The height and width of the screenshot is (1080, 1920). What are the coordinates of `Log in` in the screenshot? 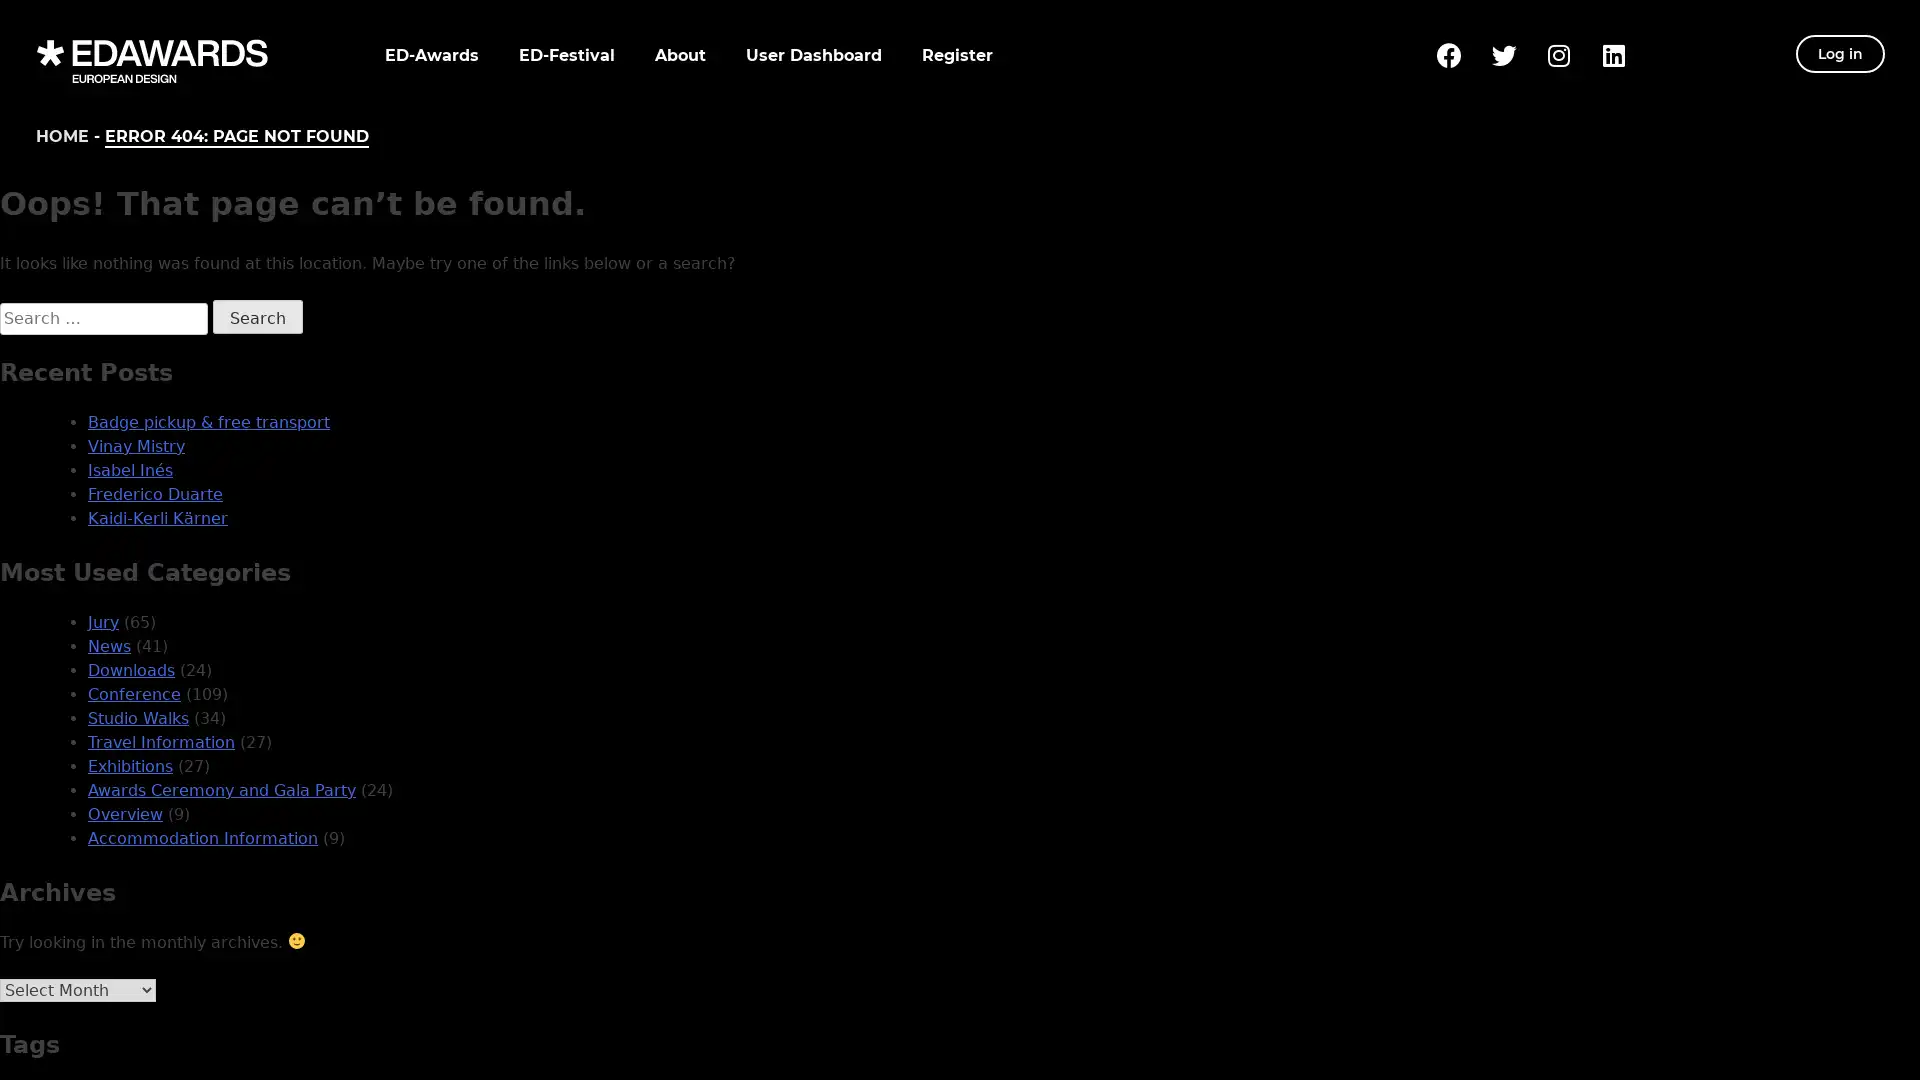 It's located at (1840, 53).